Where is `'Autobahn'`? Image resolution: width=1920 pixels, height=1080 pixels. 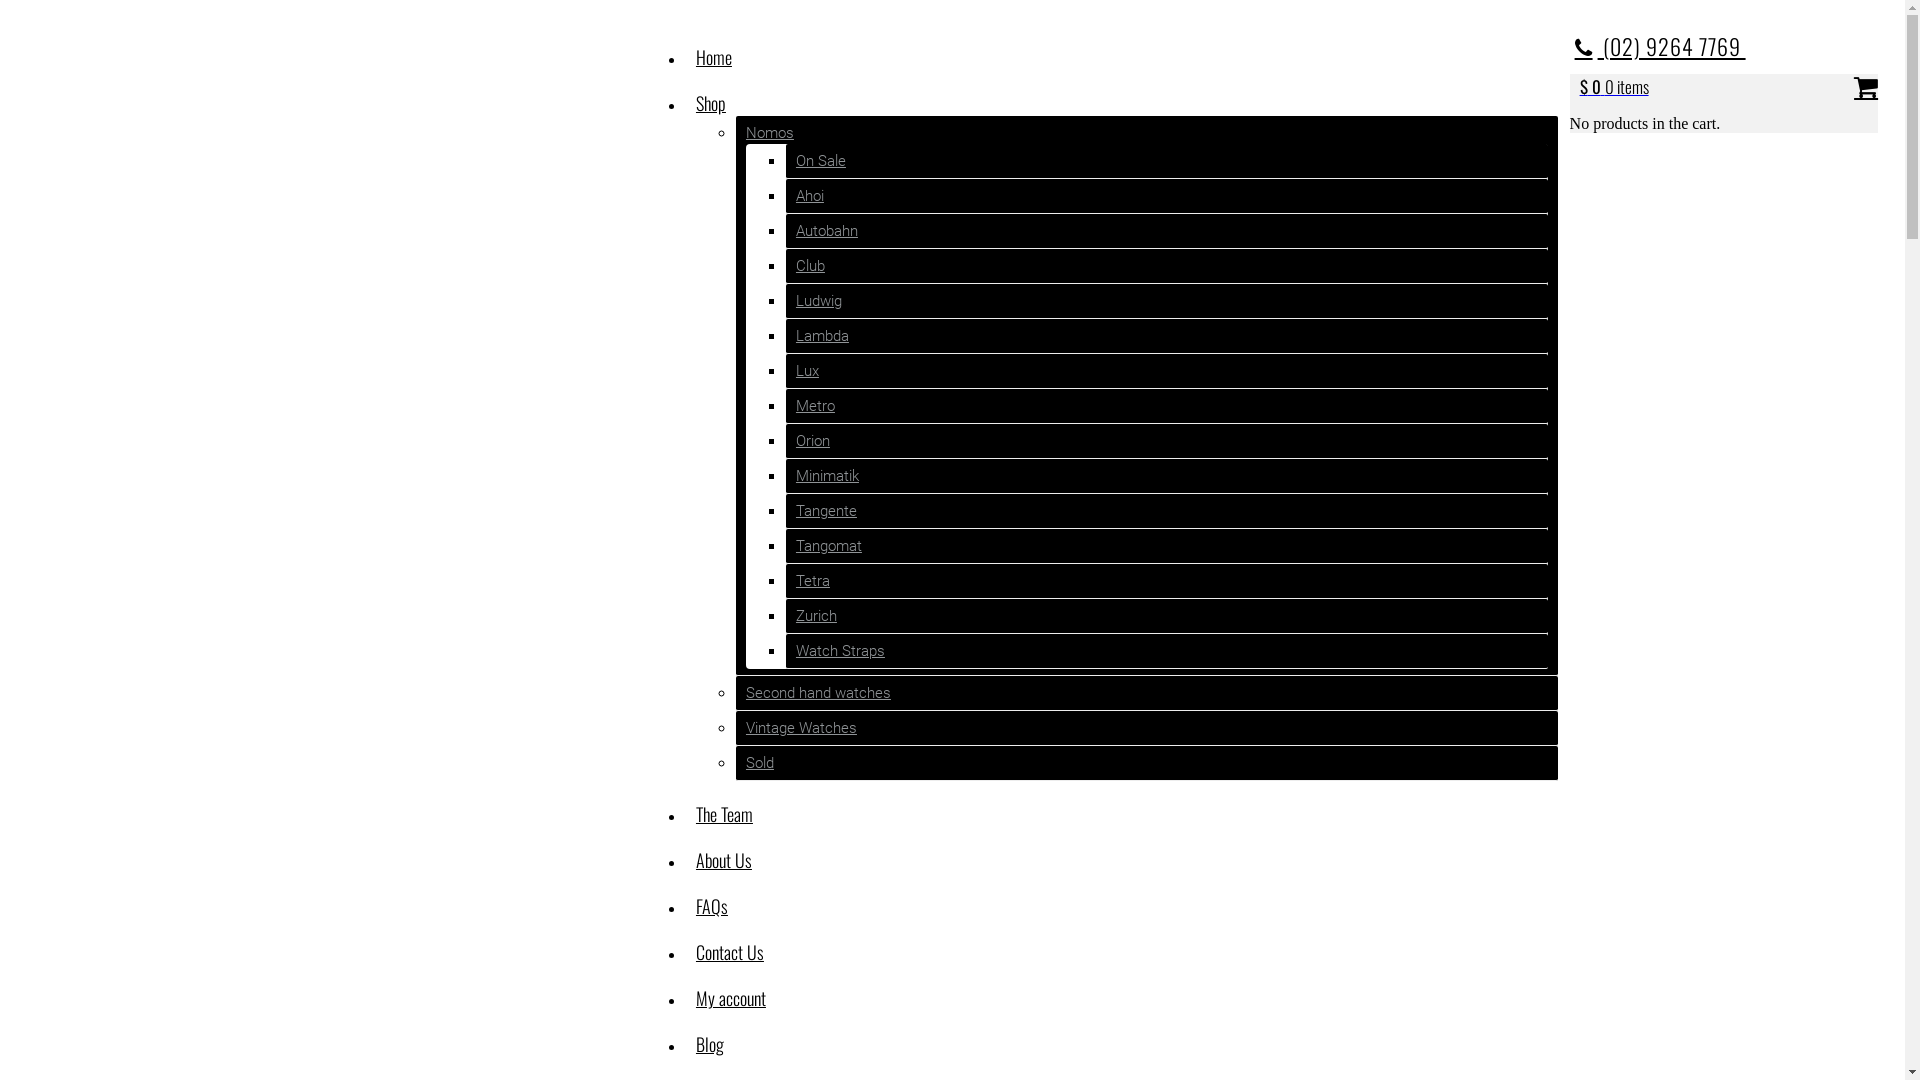
'Autobahn' is located at coordinates (826, 230).